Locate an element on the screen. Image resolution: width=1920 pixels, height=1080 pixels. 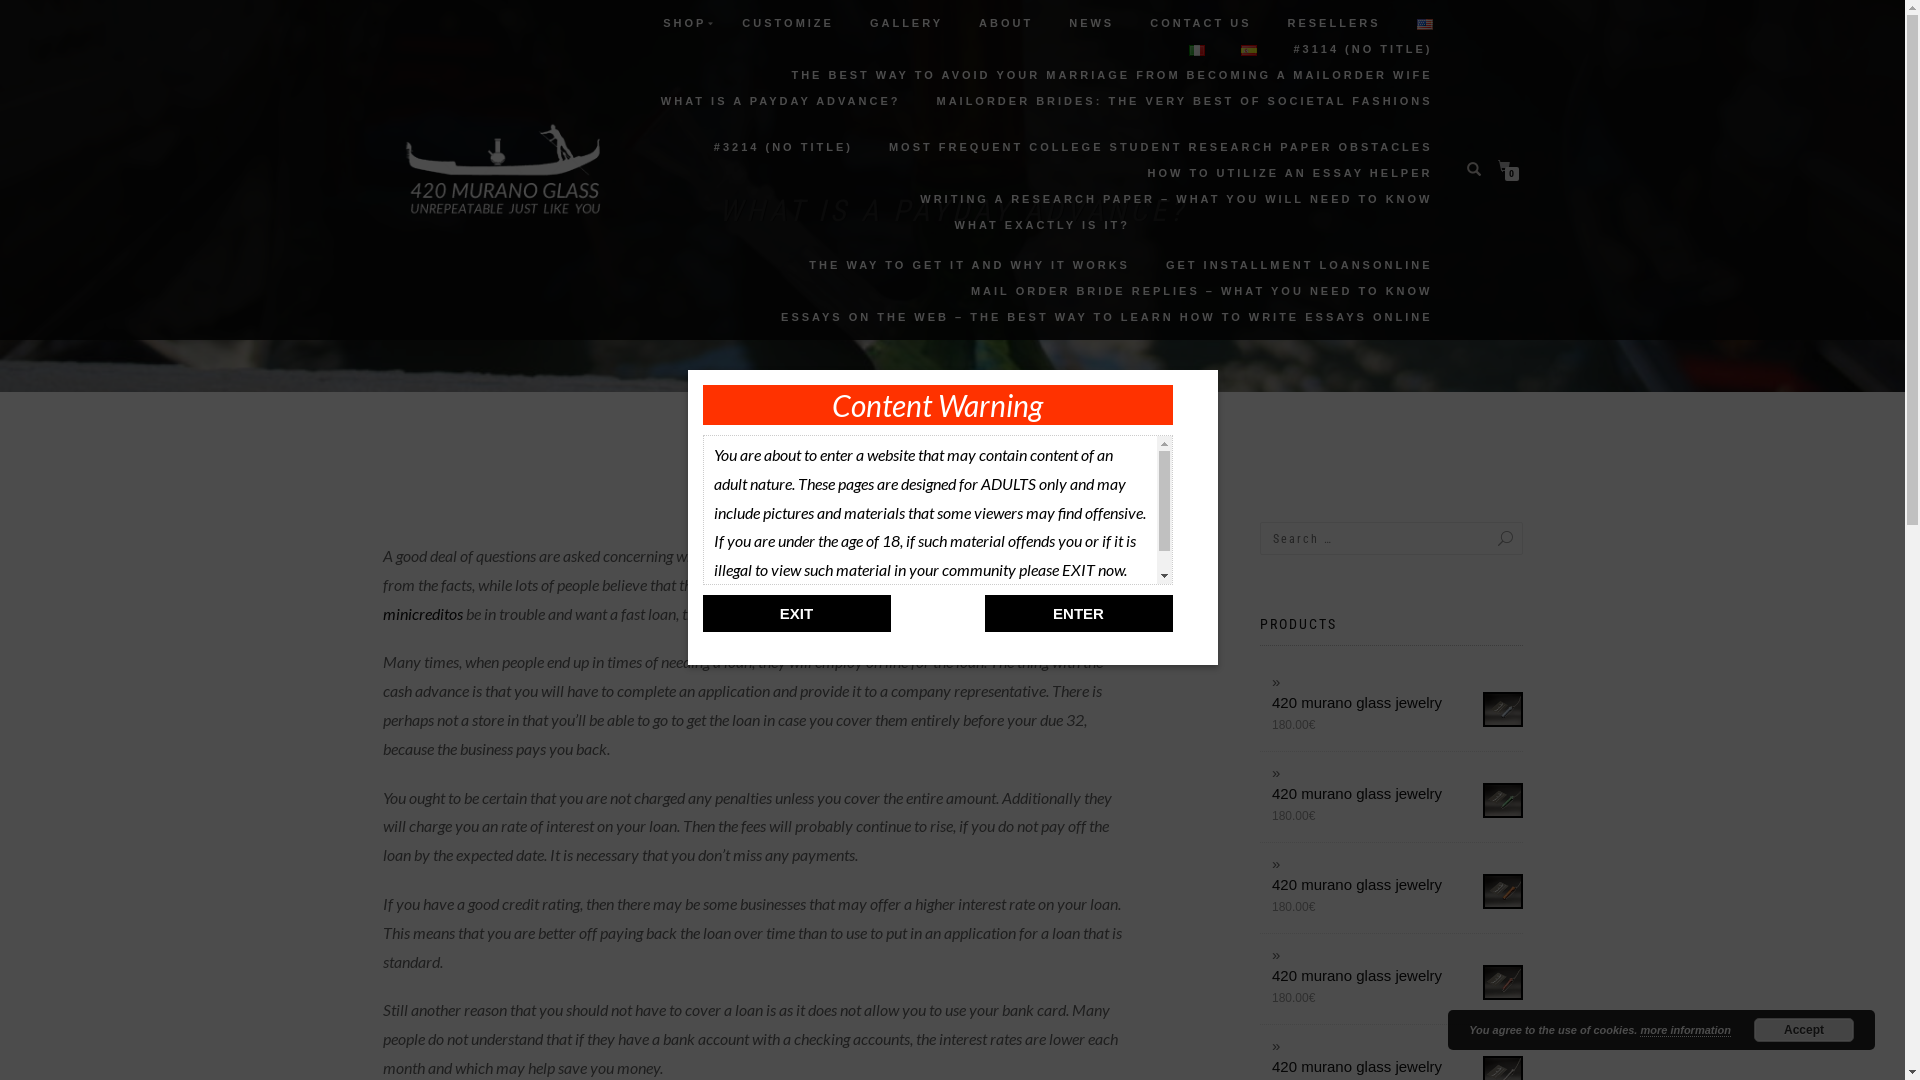
'WHAT IS A PAYDAY ADVANCE?' is located at coordinates (780, 111).